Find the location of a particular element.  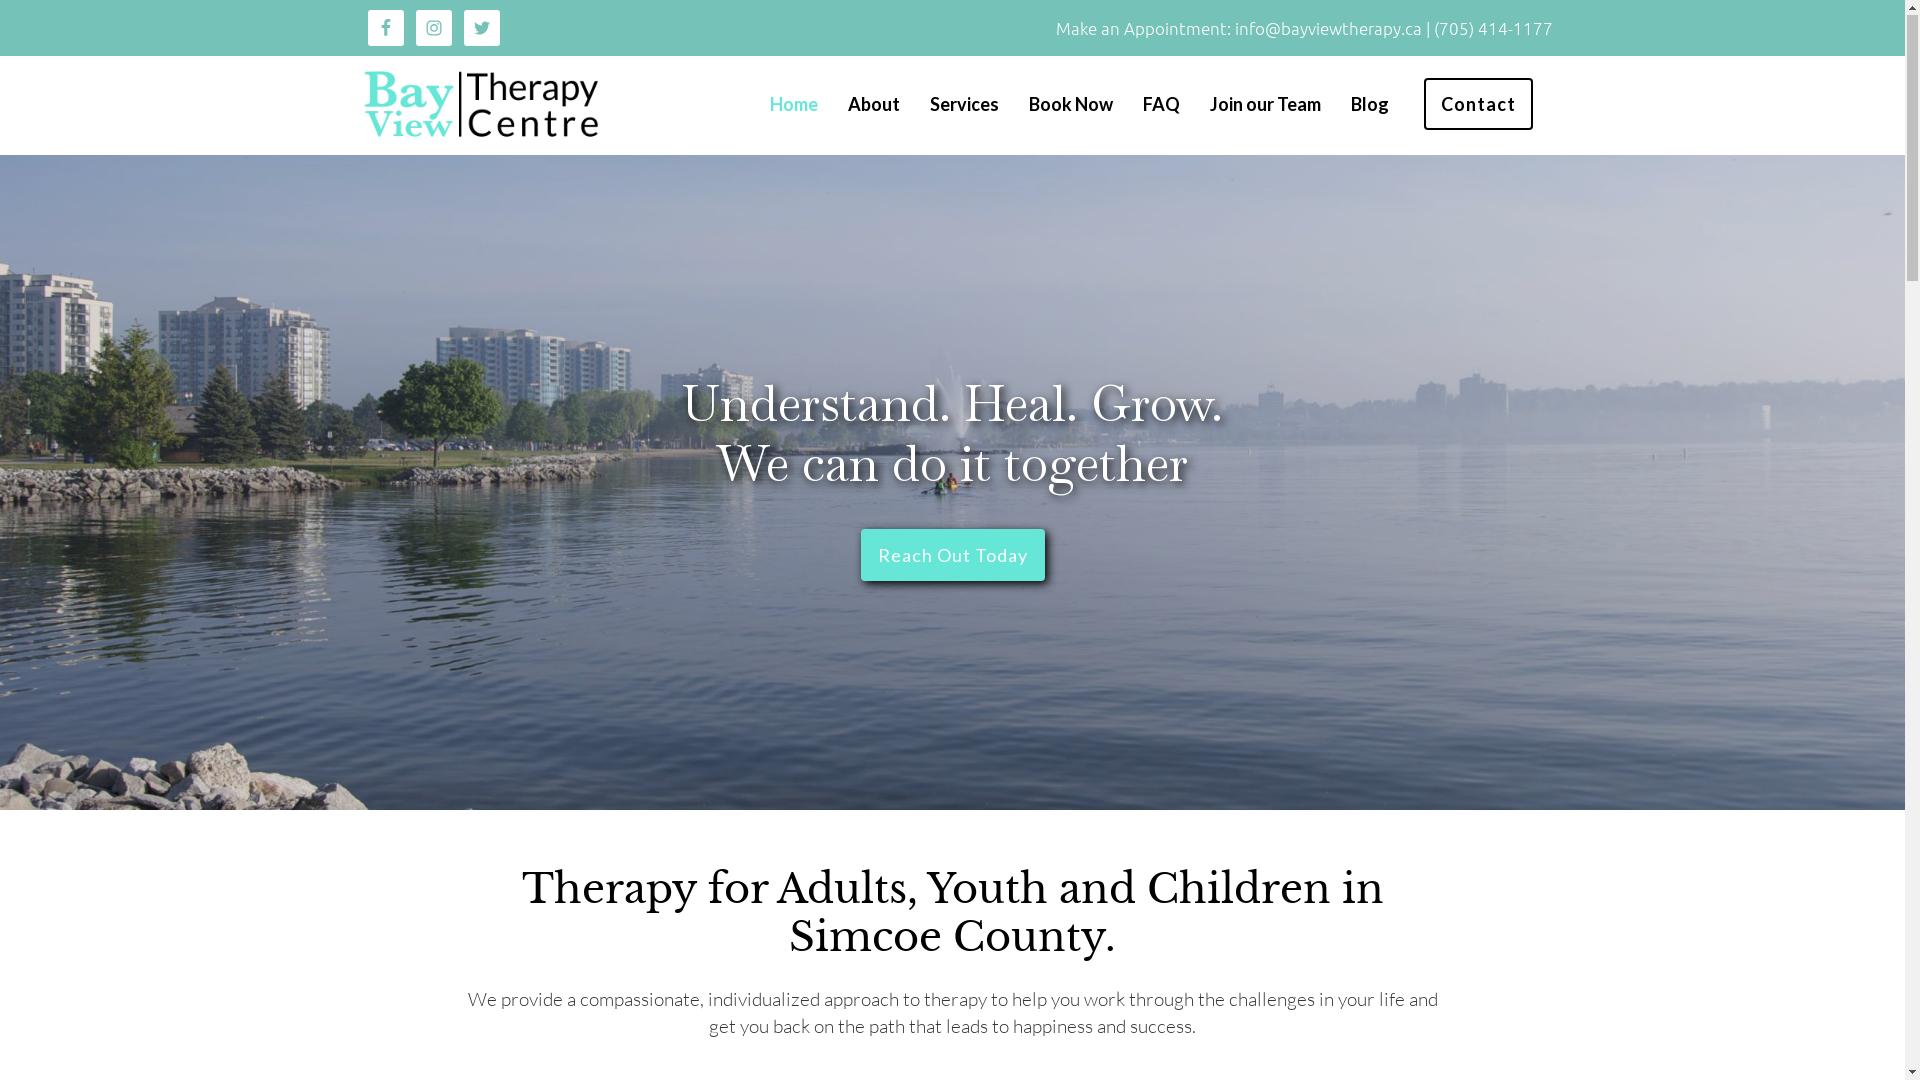

'Join our Team' is located at coordinates (1264, 104).